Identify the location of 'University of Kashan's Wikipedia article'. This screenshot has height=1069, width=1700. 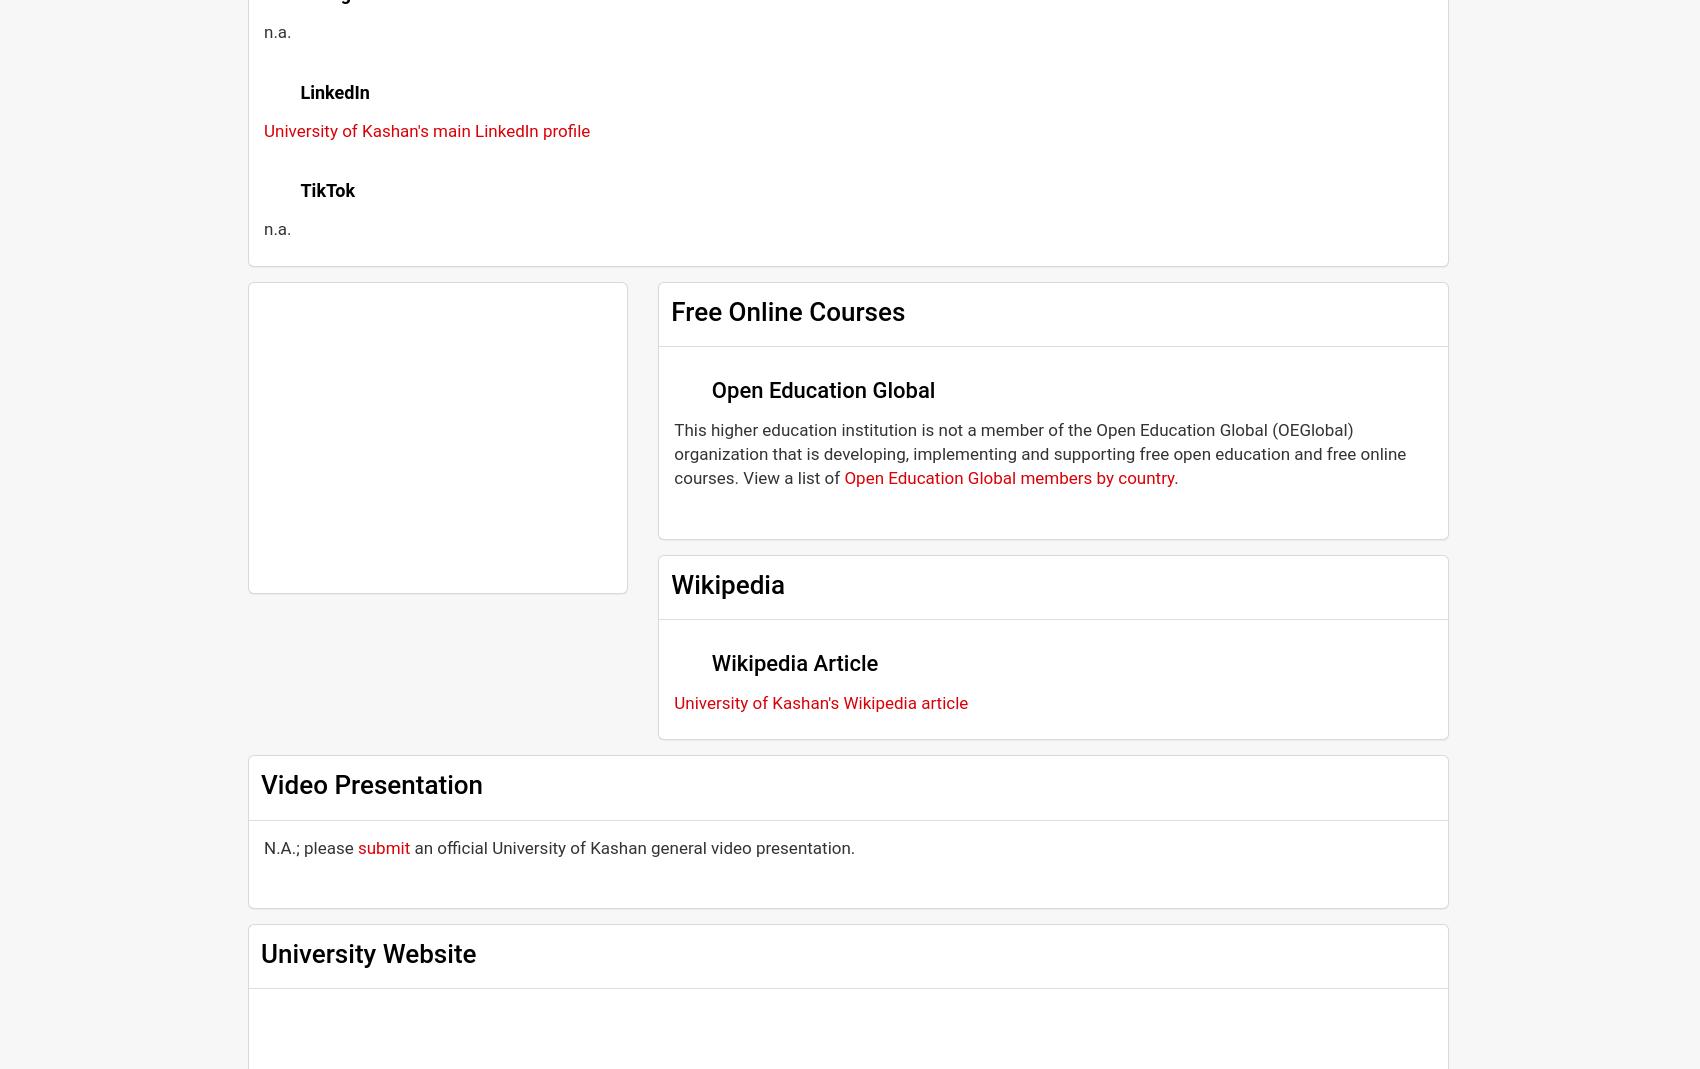
(819, 701).